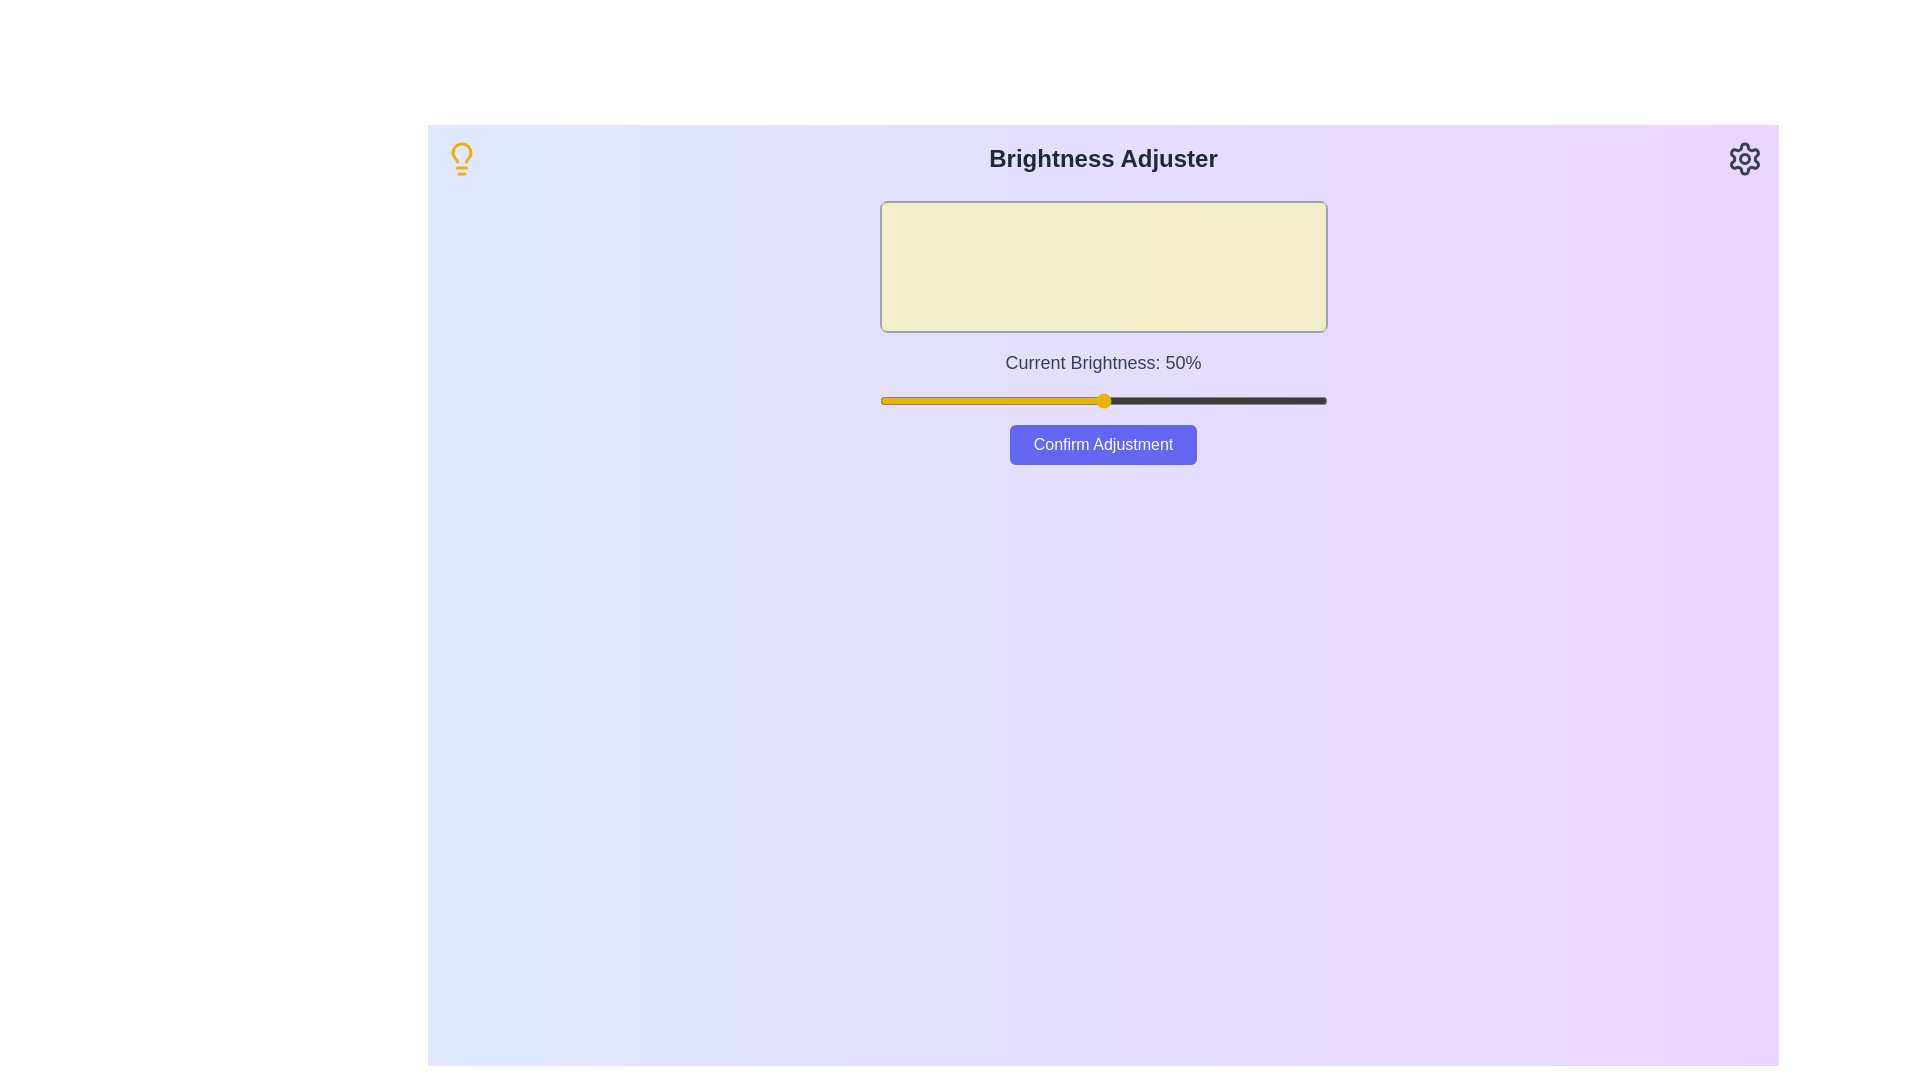 This screenshot has width=1920, height=1080. Describe the element at coordinates (1143, 401) in the screenshot. I see `the brightness slider to 59%` at that location.